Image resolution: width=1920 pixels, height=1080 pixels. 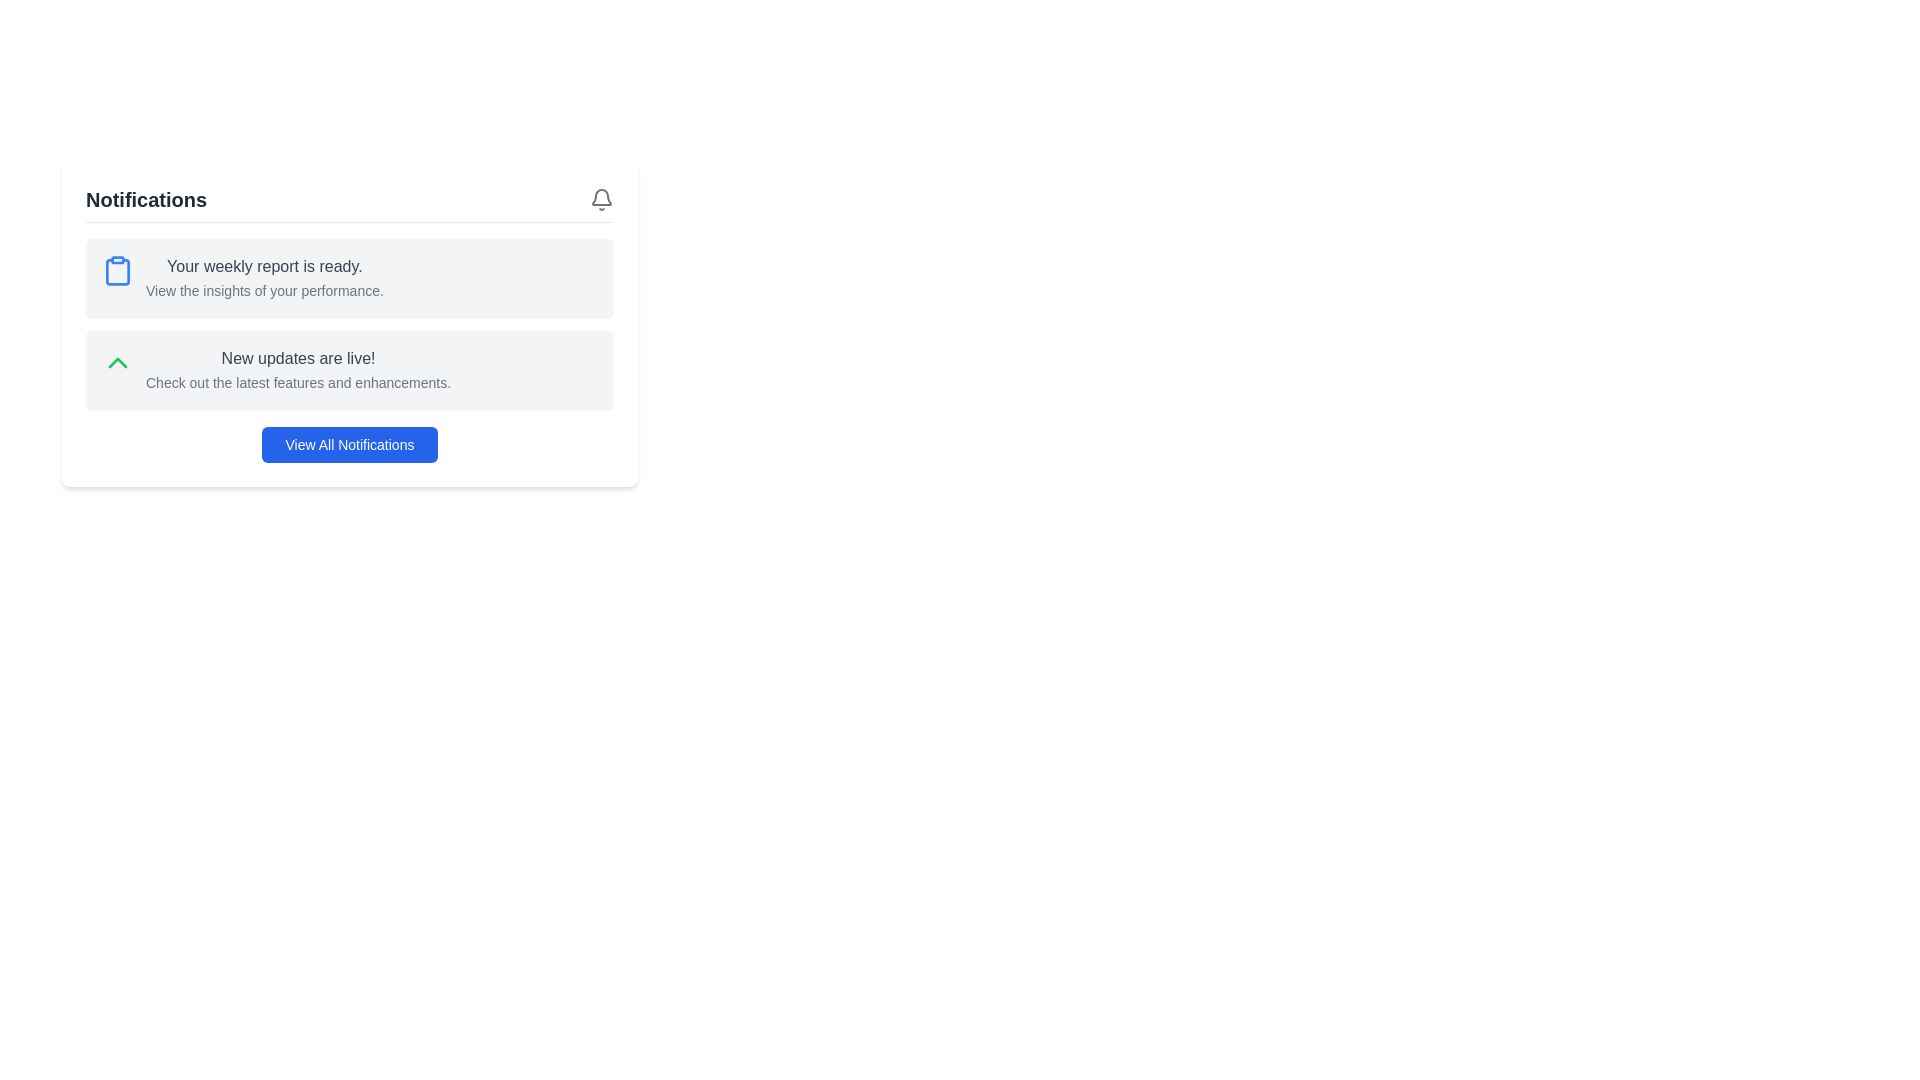 What do you see at coordinates (297, 370) in the screenshot?
I see `the notification text label that provides updates about new features, which is located beneath the upward green arrow icon within the notification card` at bounding box center [297, 370].